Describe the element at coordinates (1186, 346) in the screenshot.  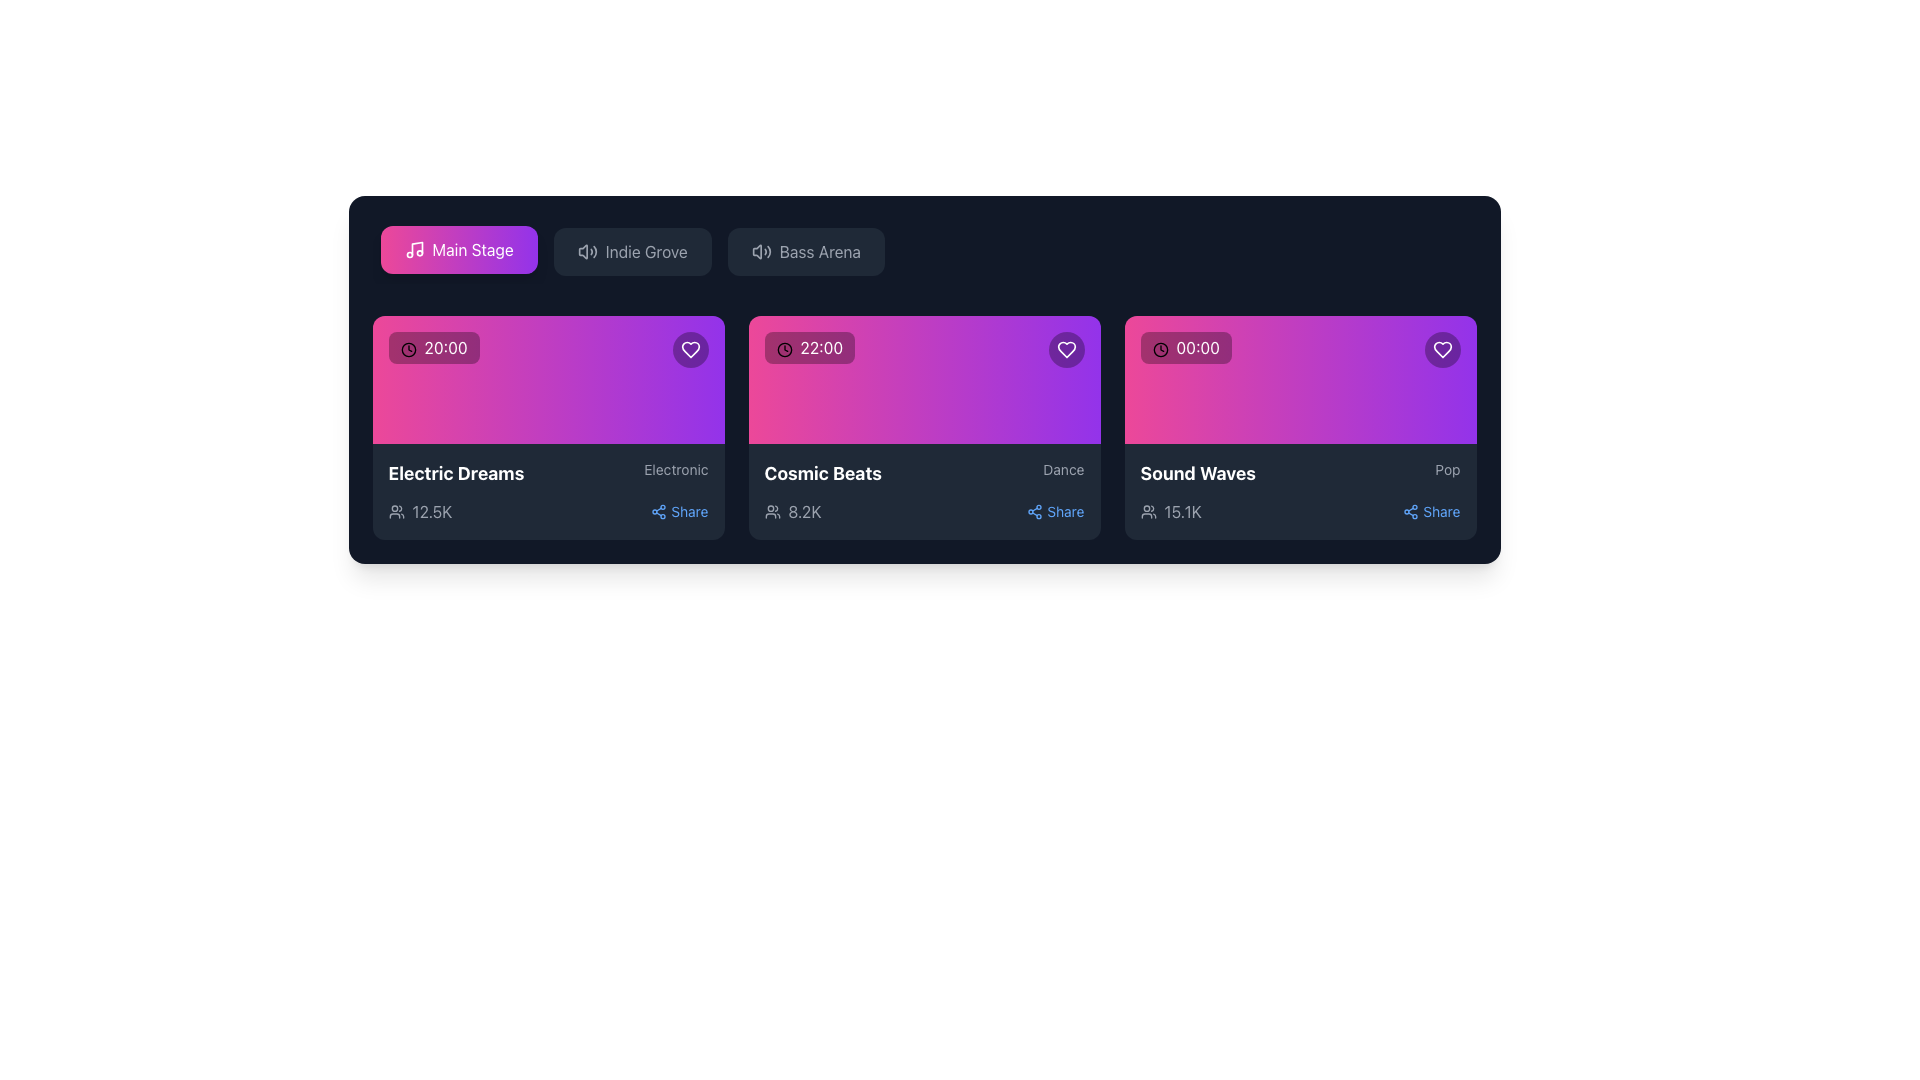
I see `the label with an icon that indicates the start time of the 'Sound Waves' event, located in the top left corner of the third purple gradient card` at that location.